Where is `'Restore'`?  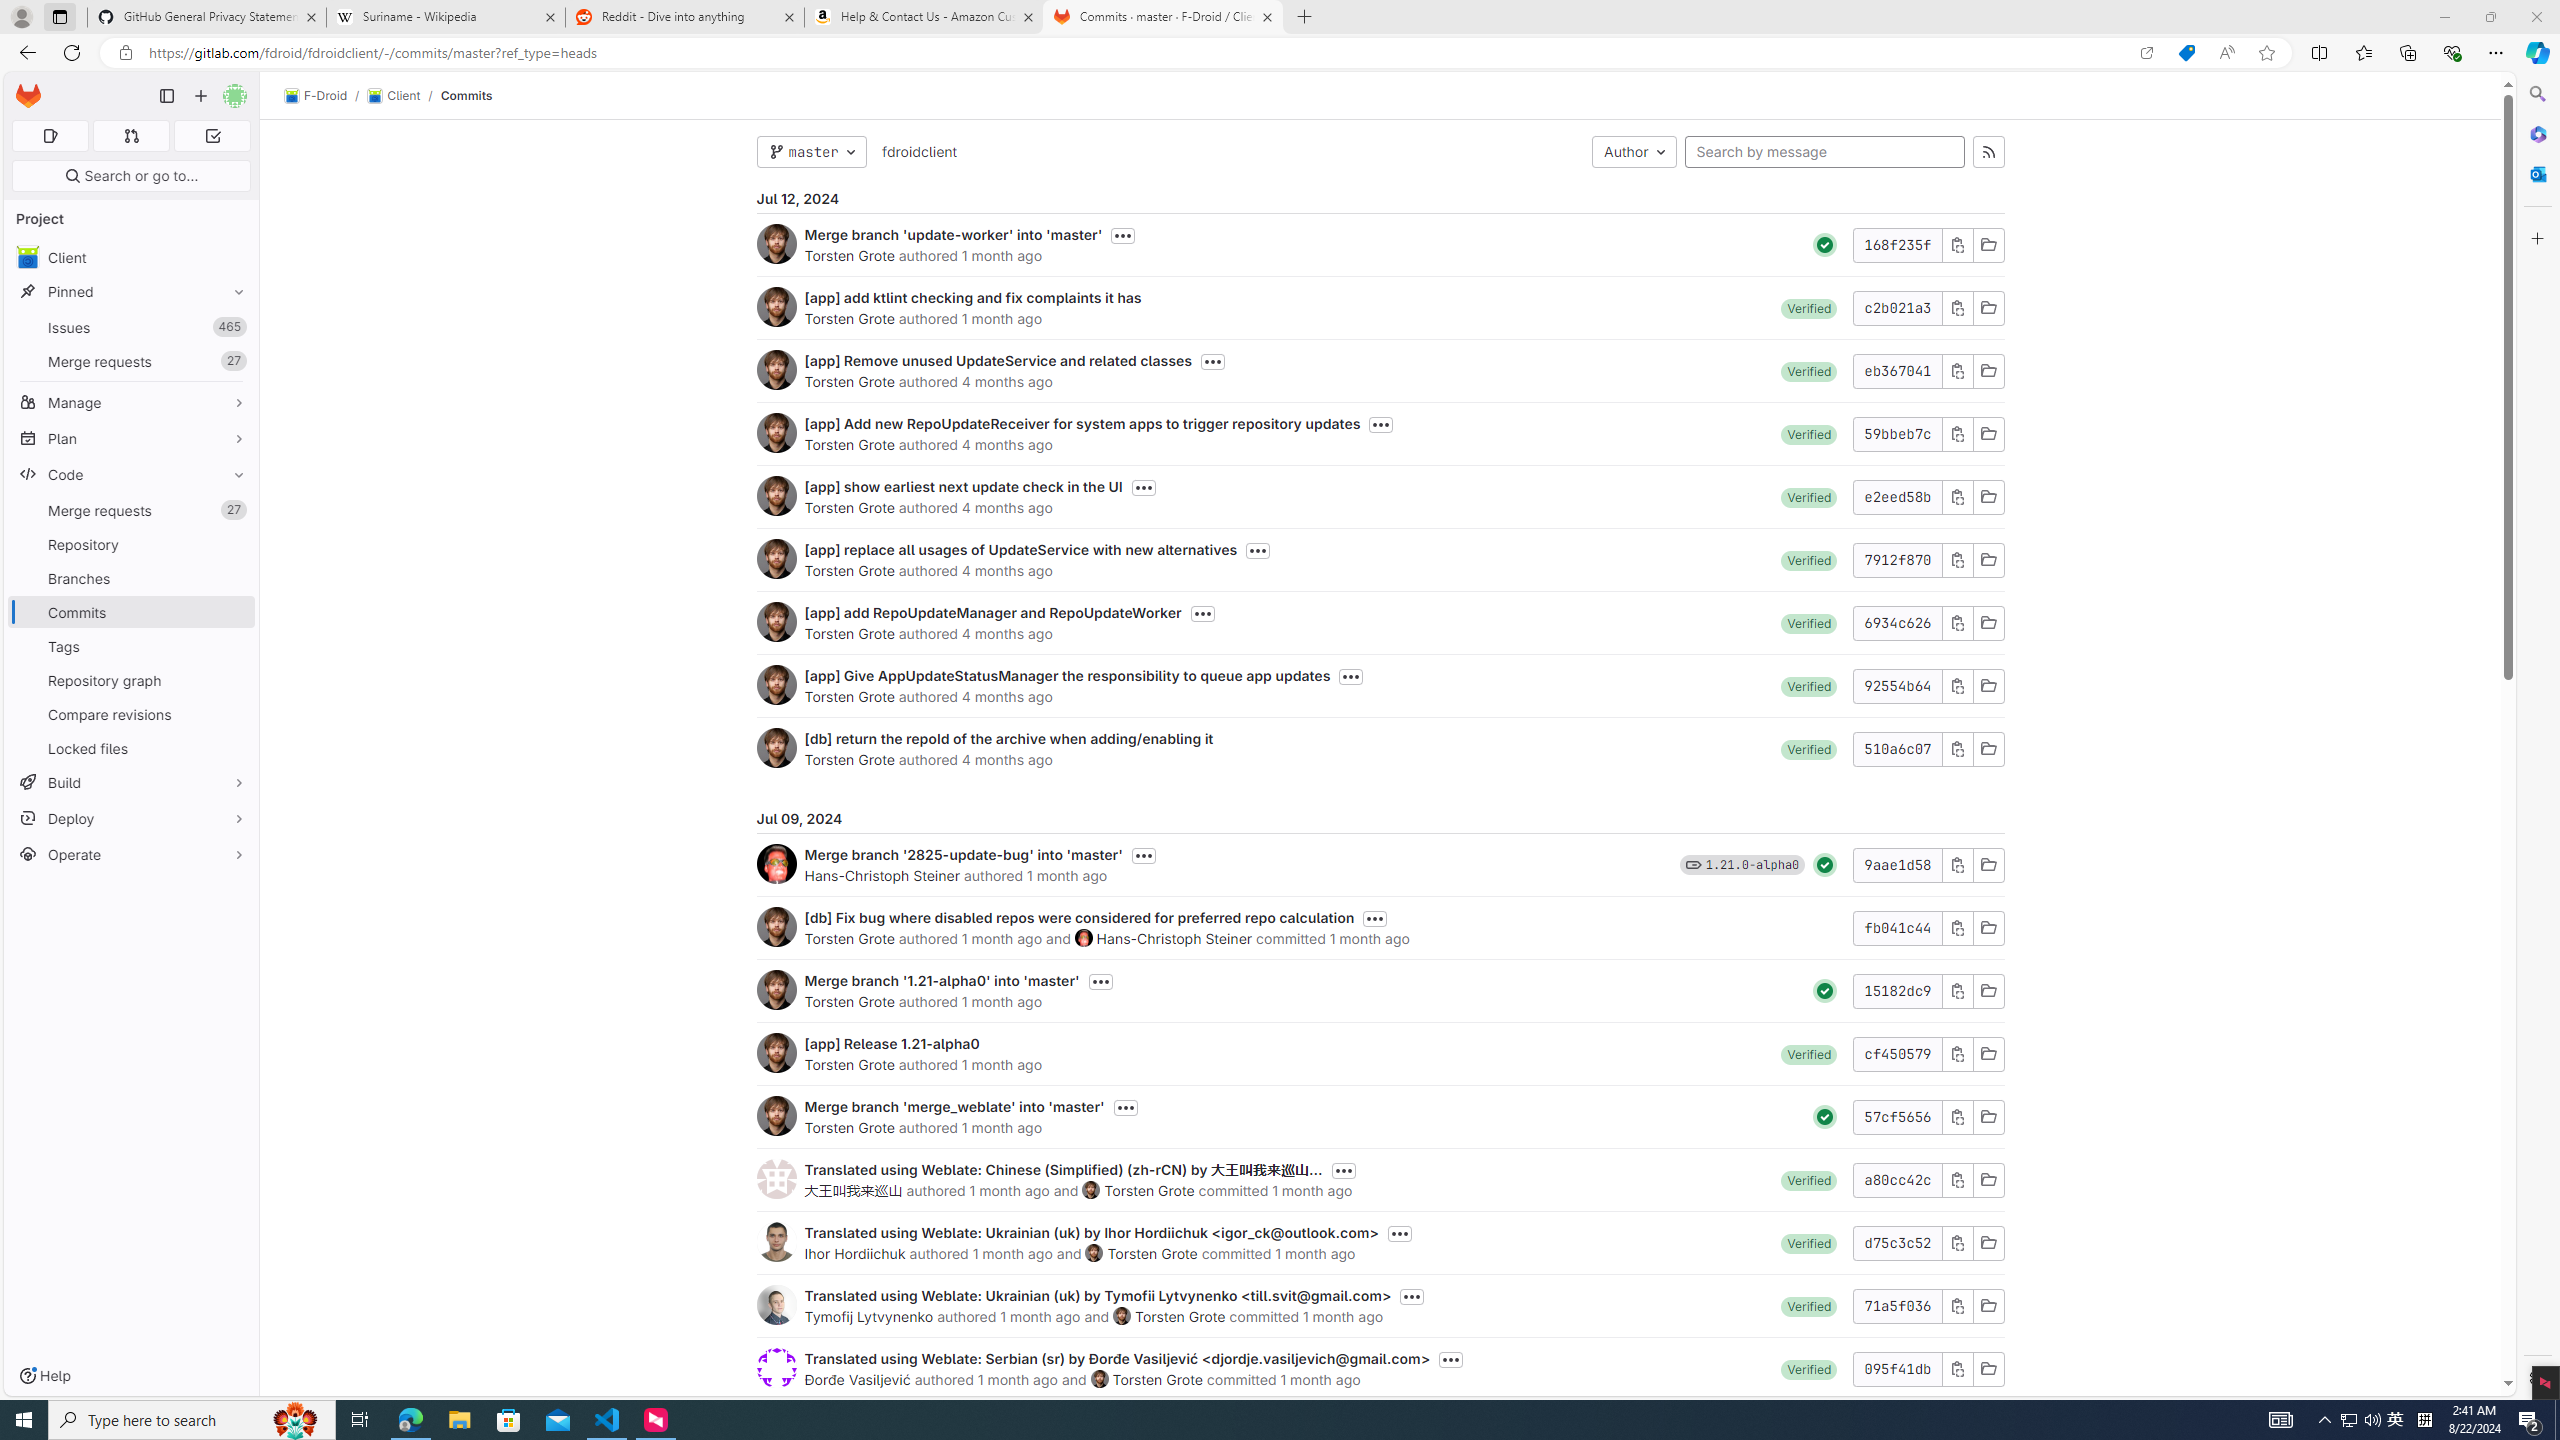 'Restore' is located at coordinates (2490, 16).